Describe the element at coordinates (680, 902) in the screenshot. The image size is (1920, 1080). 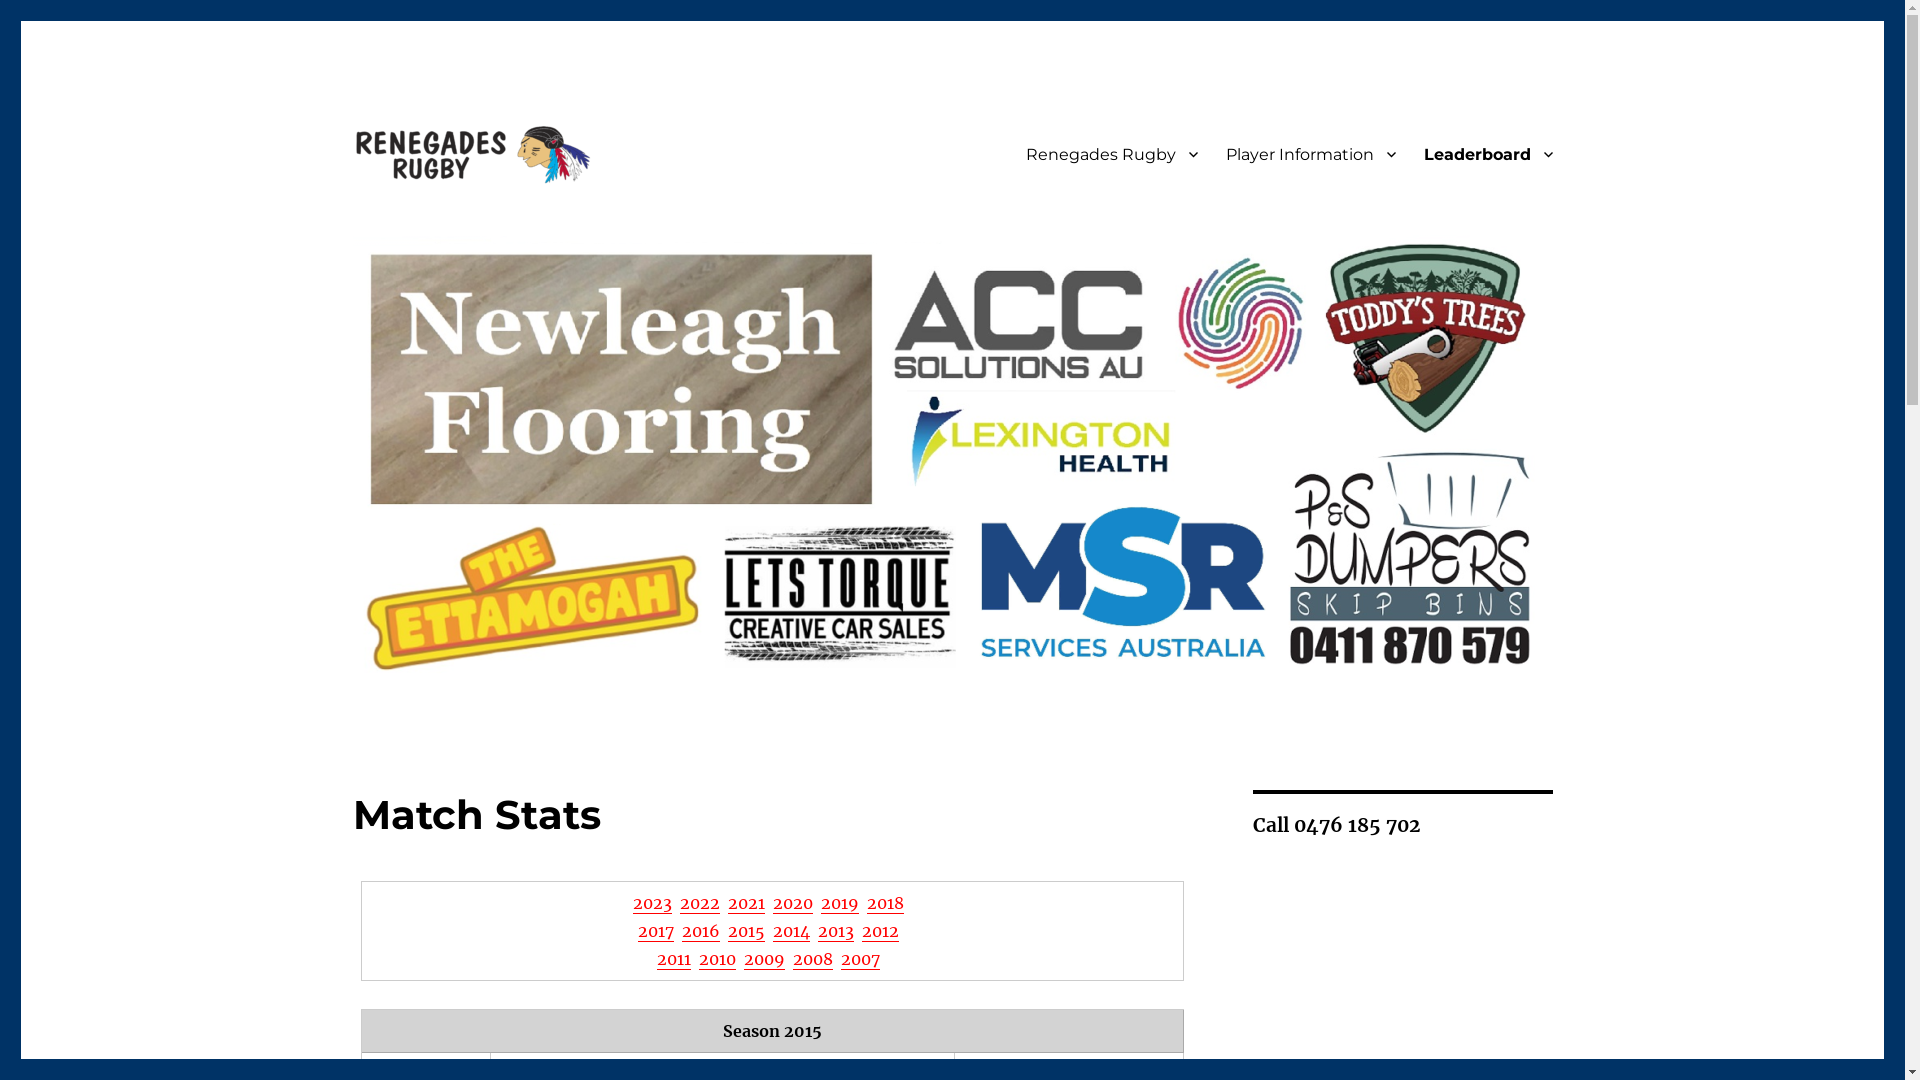
I see `'2022'` at that location.